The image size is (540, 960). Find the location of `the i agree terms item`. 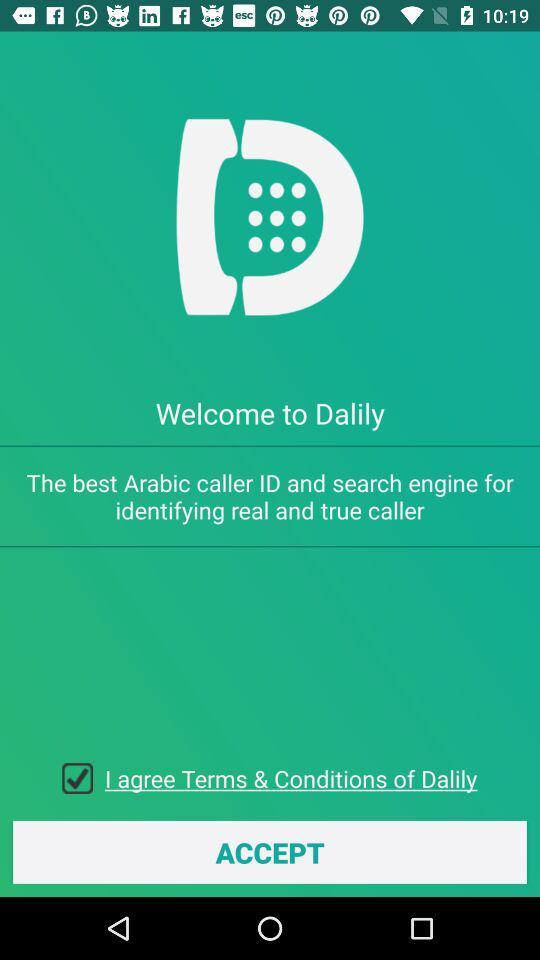

the i agree terms item is located at coordinates (290, 777).